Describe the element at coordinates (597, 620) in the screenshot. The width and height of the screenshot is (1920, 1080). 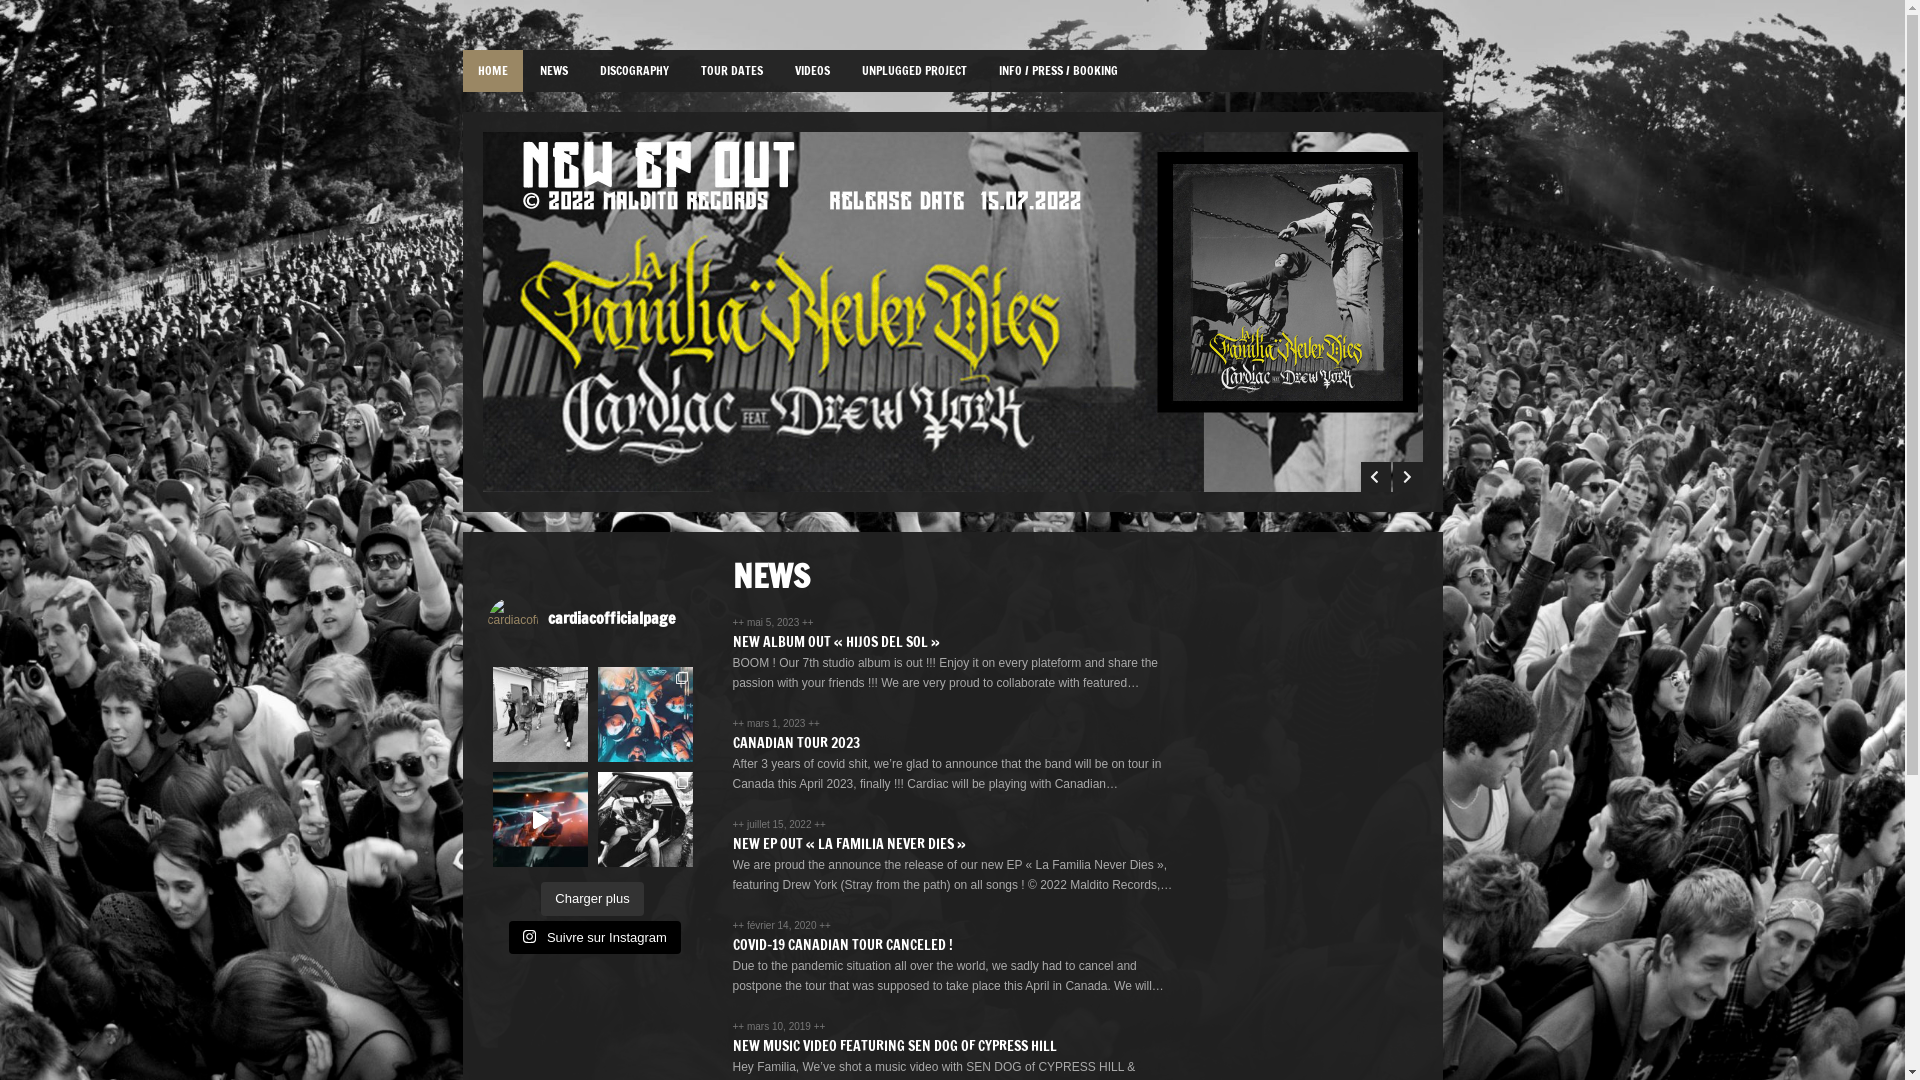
I see `'cardiacofficialpage'` at that location.